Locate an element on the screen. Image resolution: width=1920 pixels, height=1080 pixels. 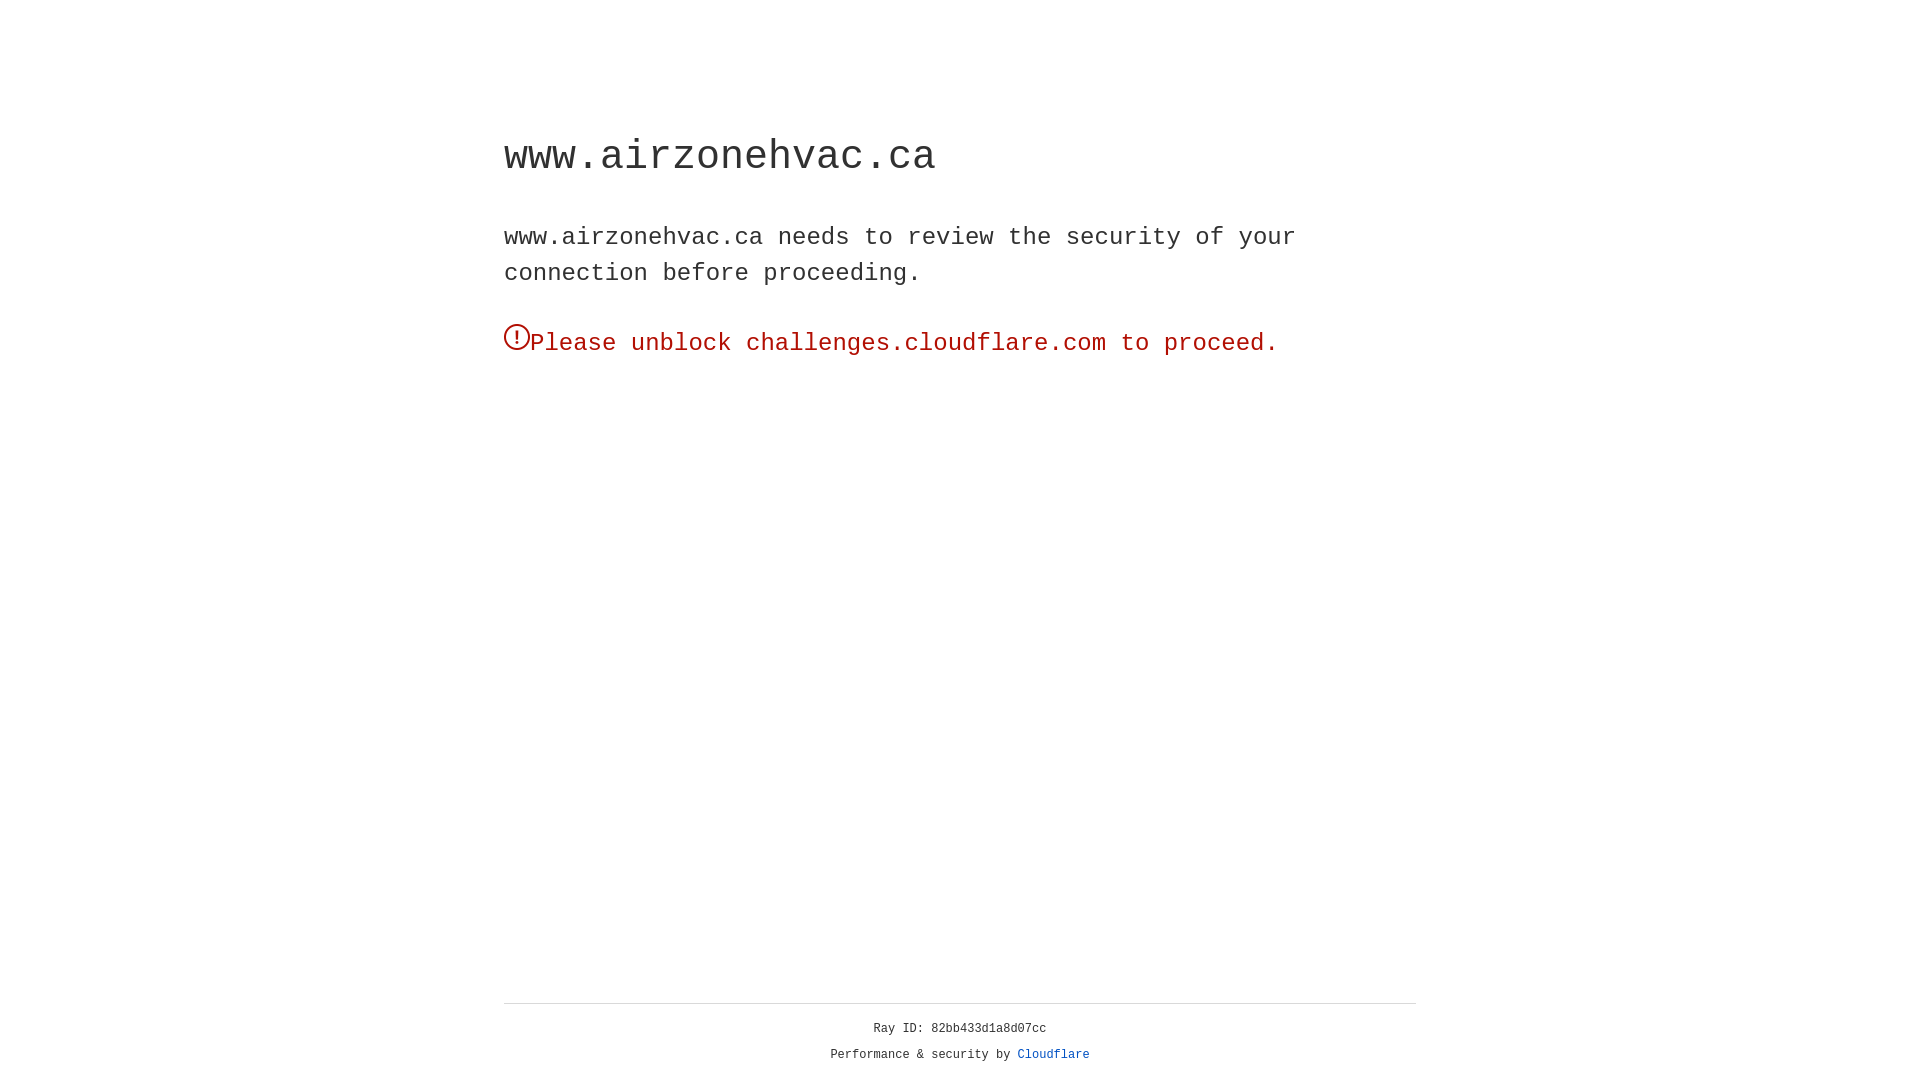
'Cloudflare' is located at coordinates (1053, 1054).